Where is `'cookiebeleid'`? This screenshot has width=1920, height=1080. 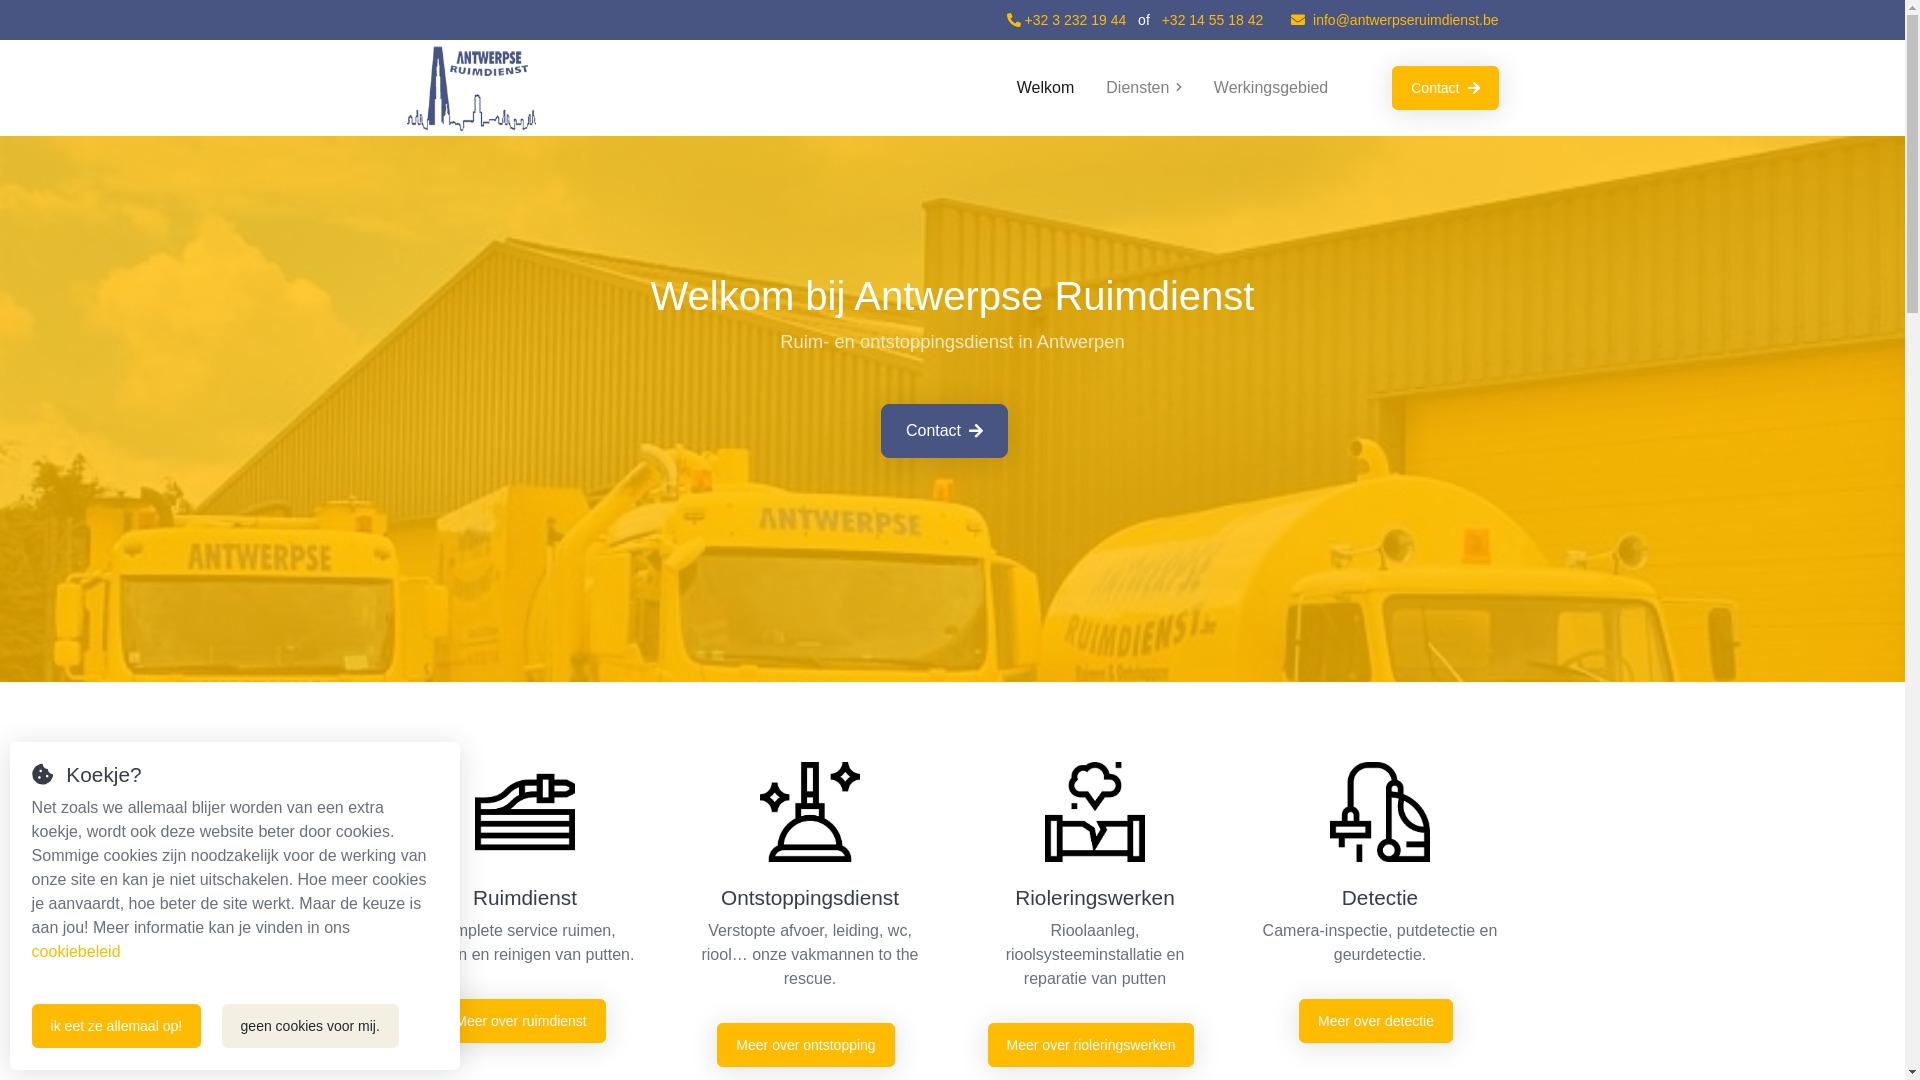
'cookiebeleid' is located at coordinates (76, 950).